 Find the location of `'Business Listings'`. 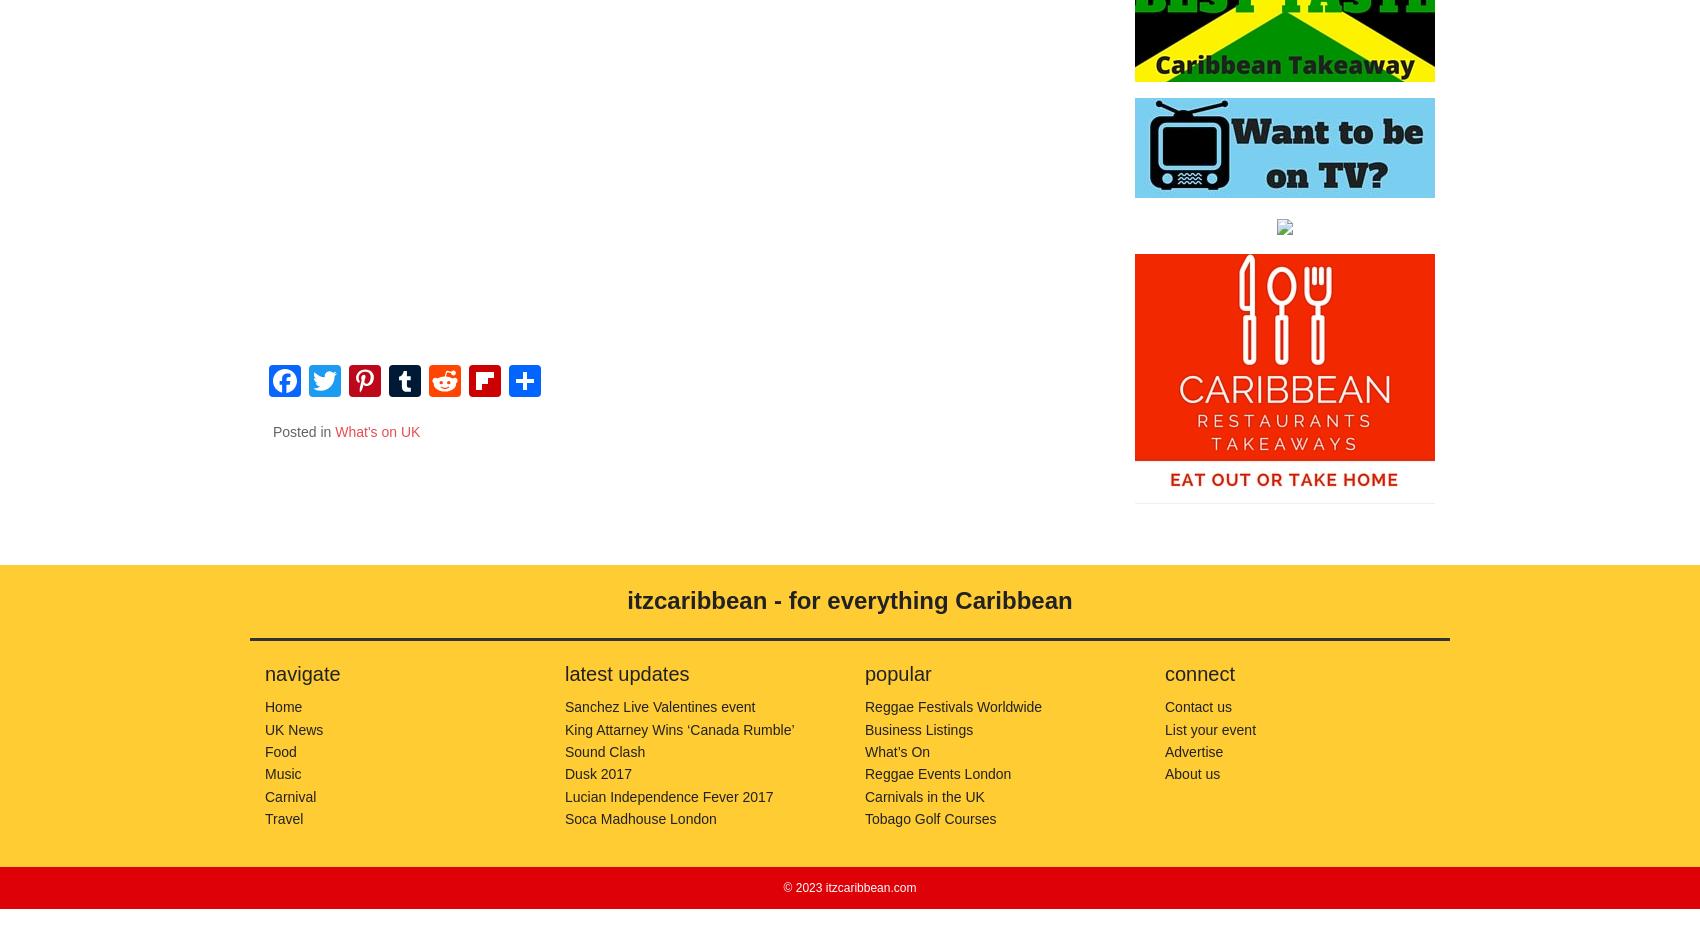

'Business Listings' is located at coordinates (919, 728).